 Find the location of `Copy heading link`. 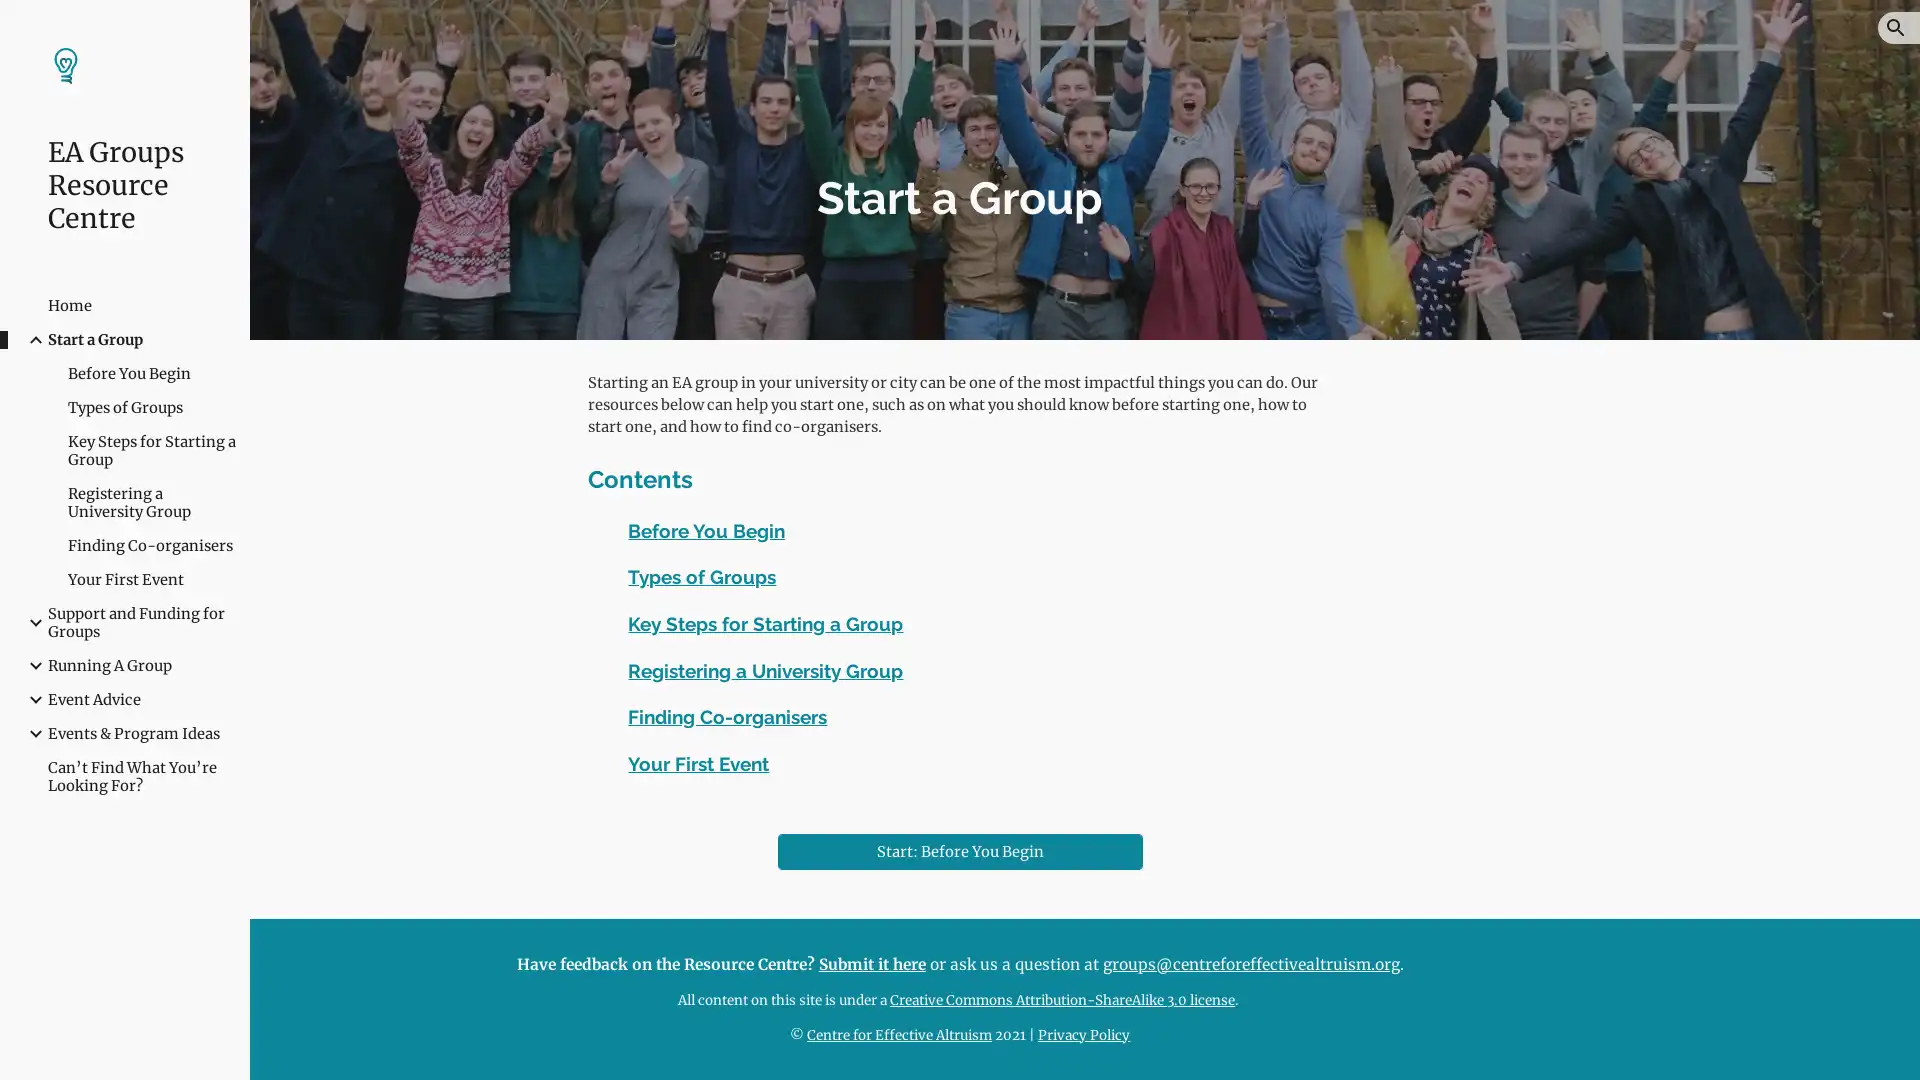

Copy heading link is located at coordinates (915, 763).